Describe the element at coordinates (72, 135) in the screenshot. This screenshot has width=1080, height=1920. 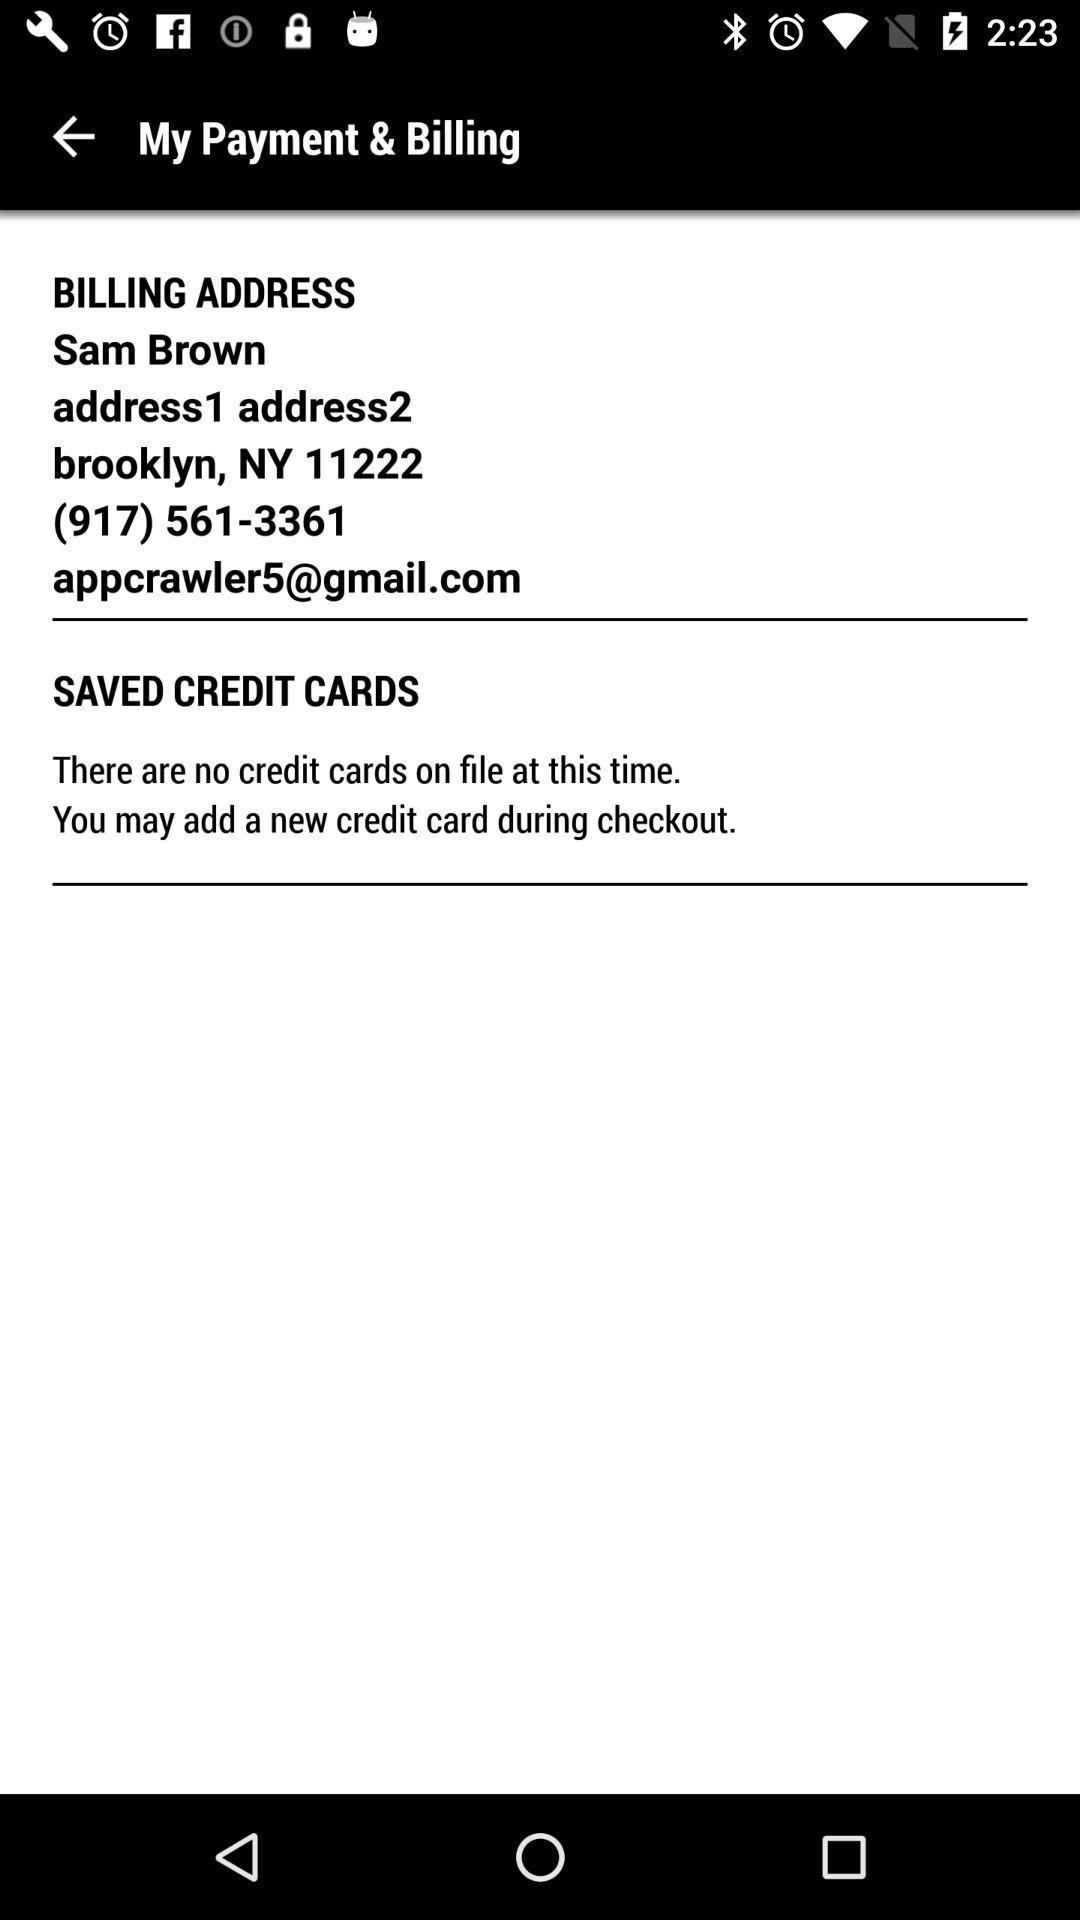
I see `go back` at that location.